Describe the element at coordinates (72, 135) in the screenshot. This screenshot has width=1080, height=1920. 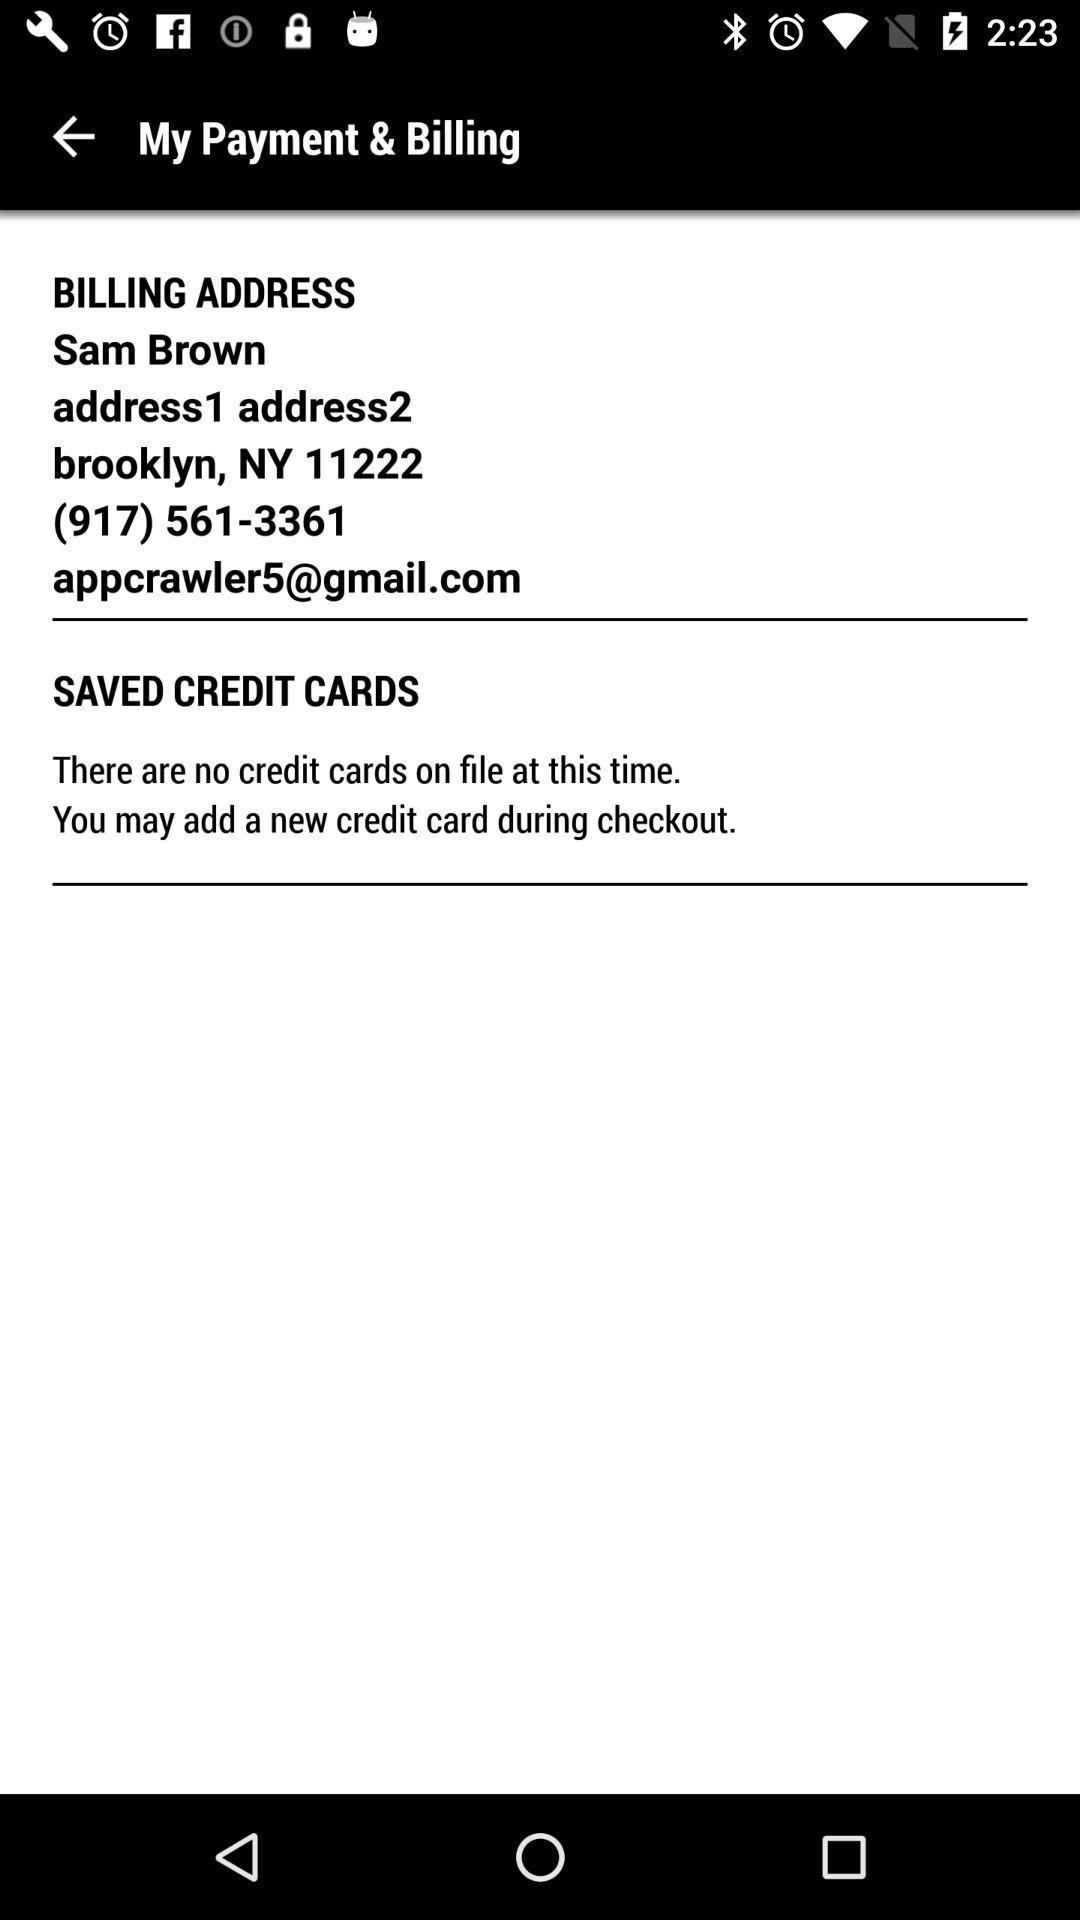
I see `go back` at that location.